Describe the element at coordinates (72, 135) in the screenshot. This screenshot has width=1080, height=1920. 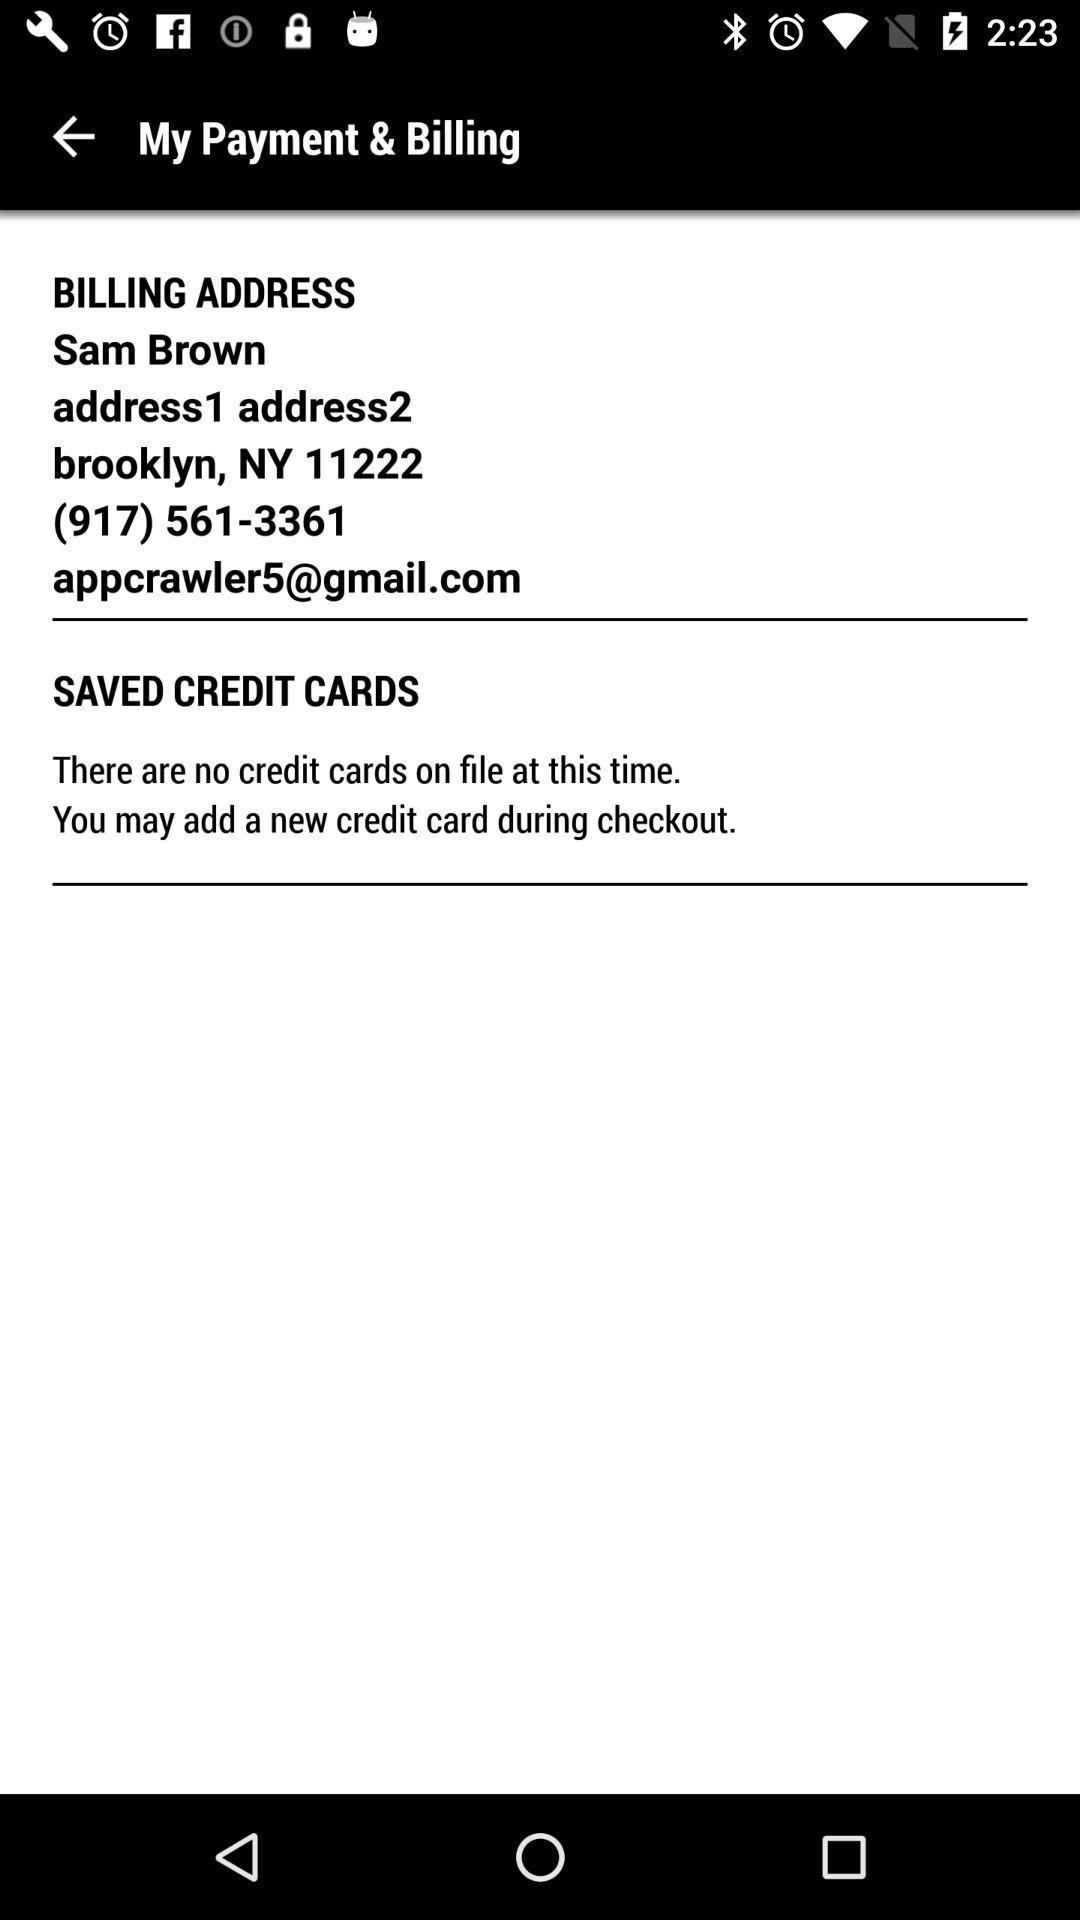
I see `go back` at that location.